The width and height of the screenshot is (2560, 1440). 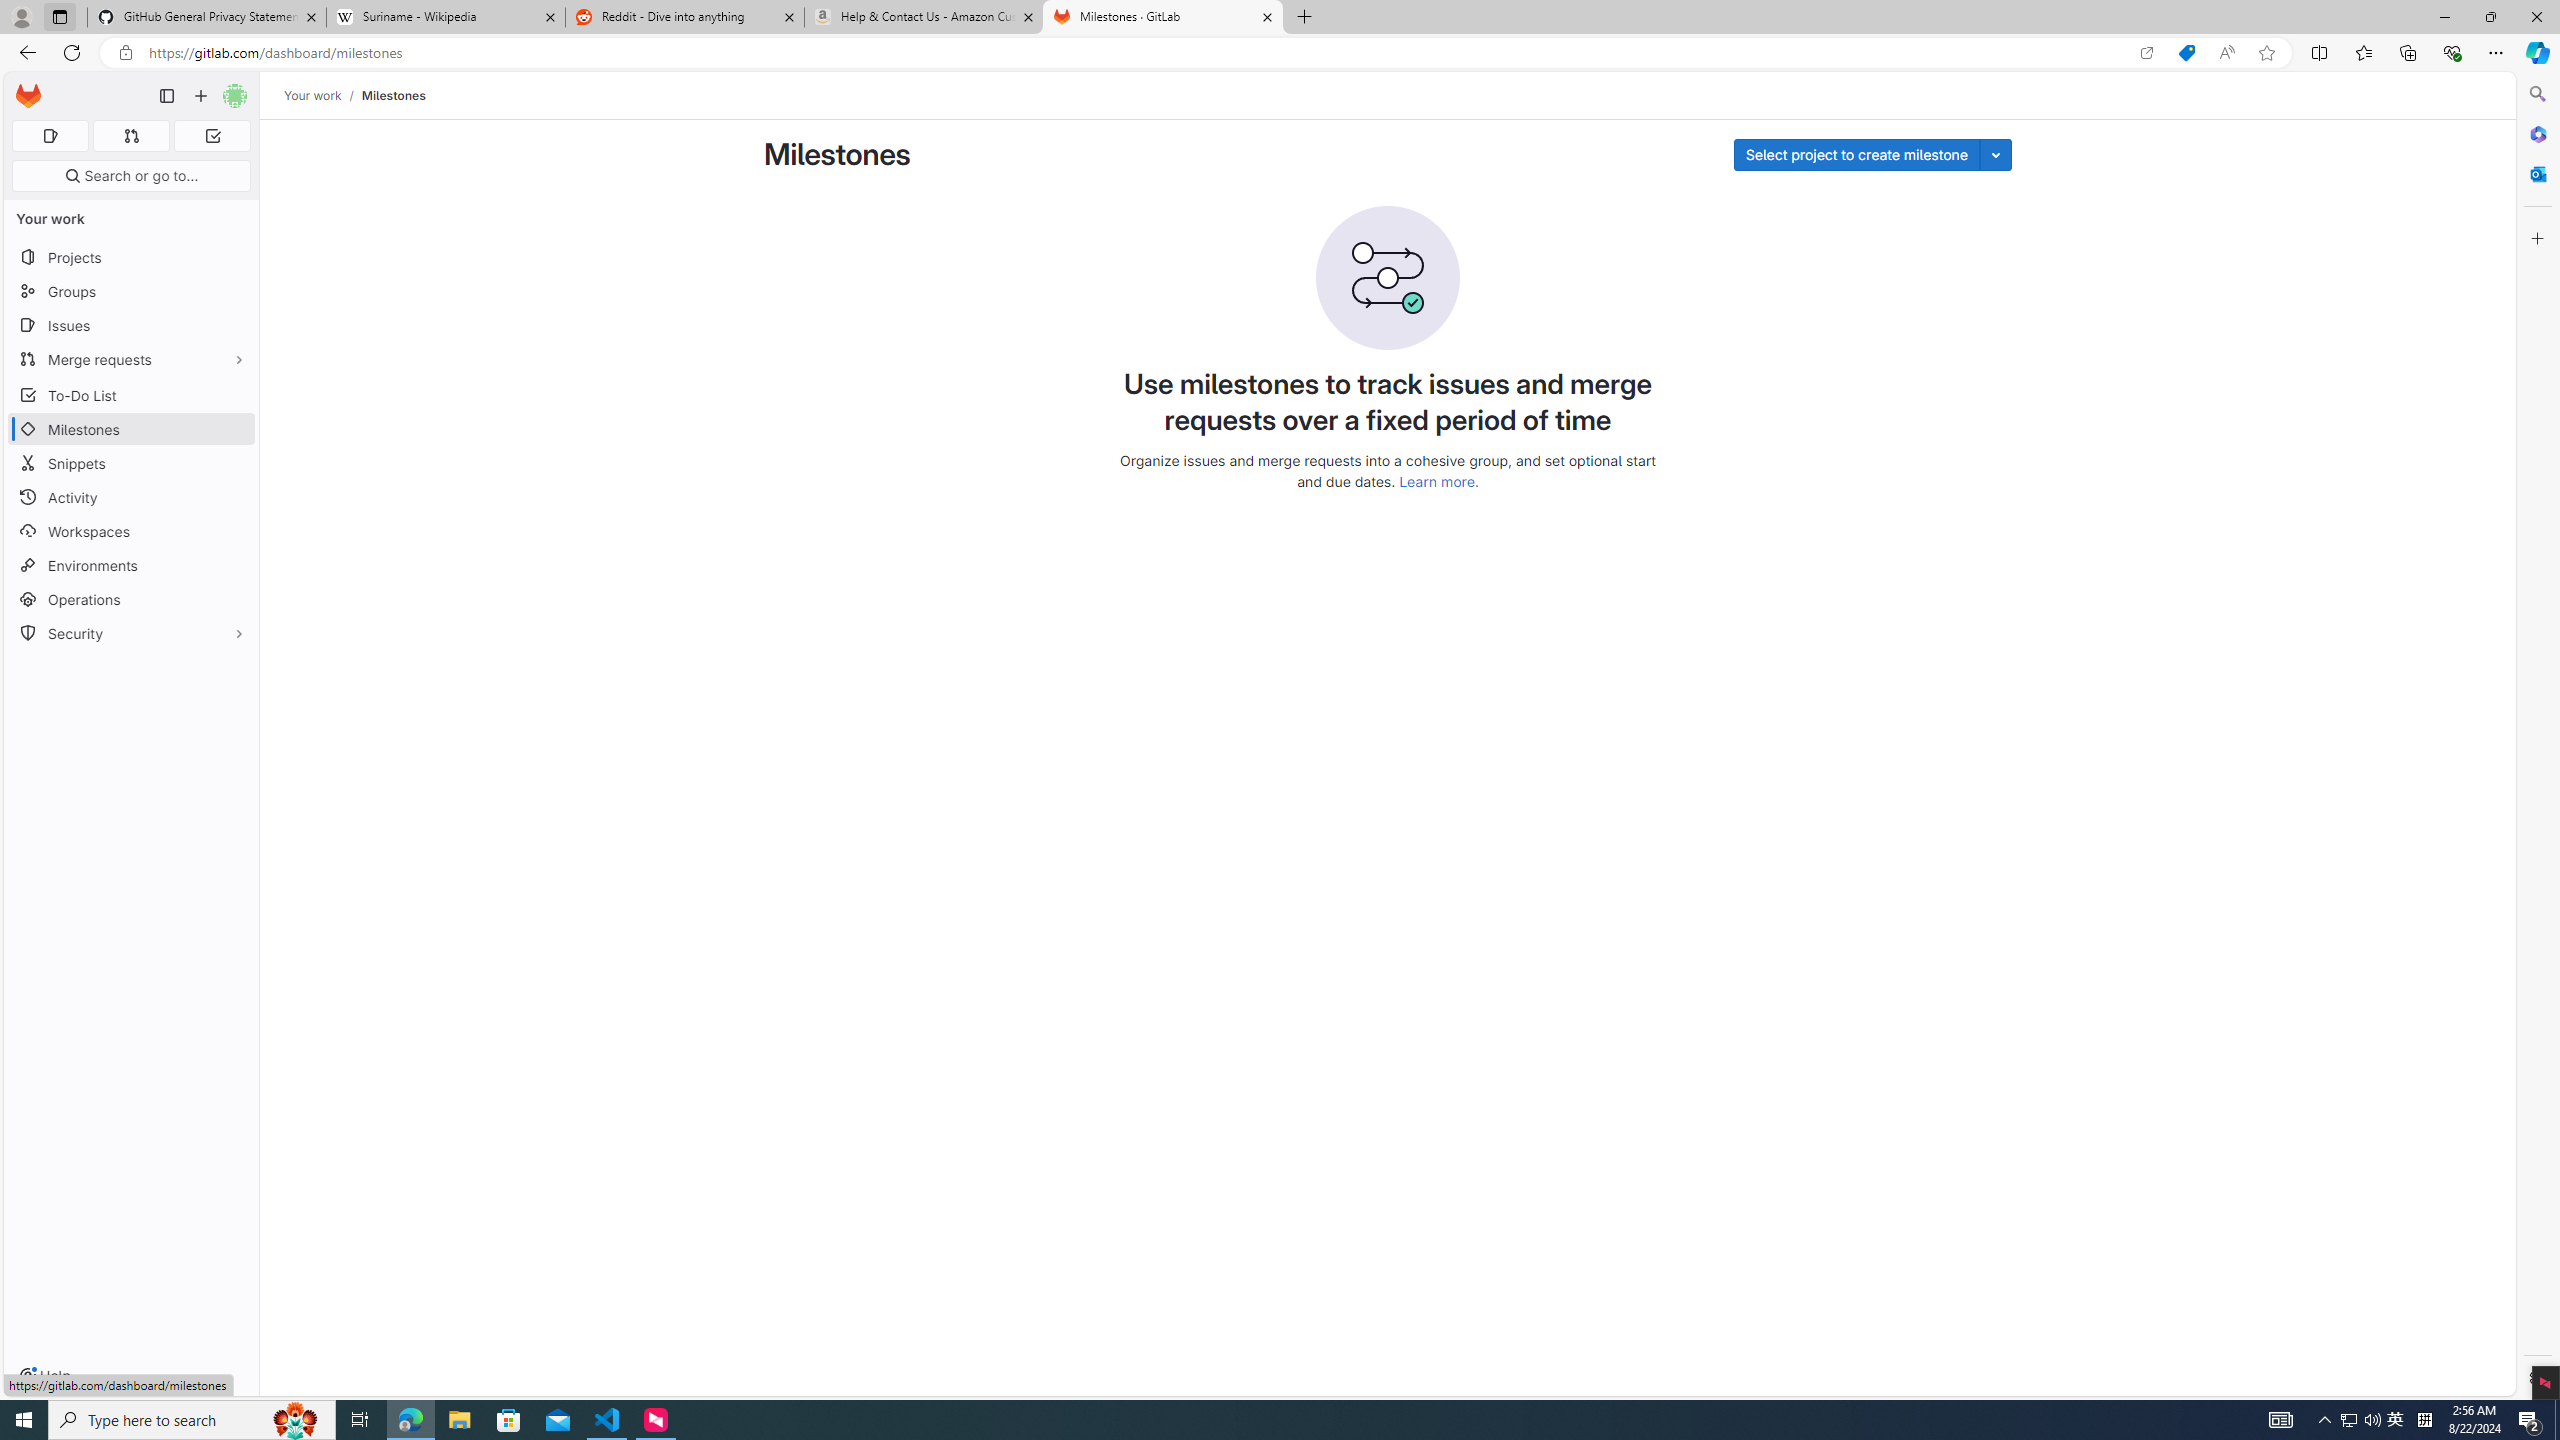 I want to click on 'Issues', so click(x=130, y=325).